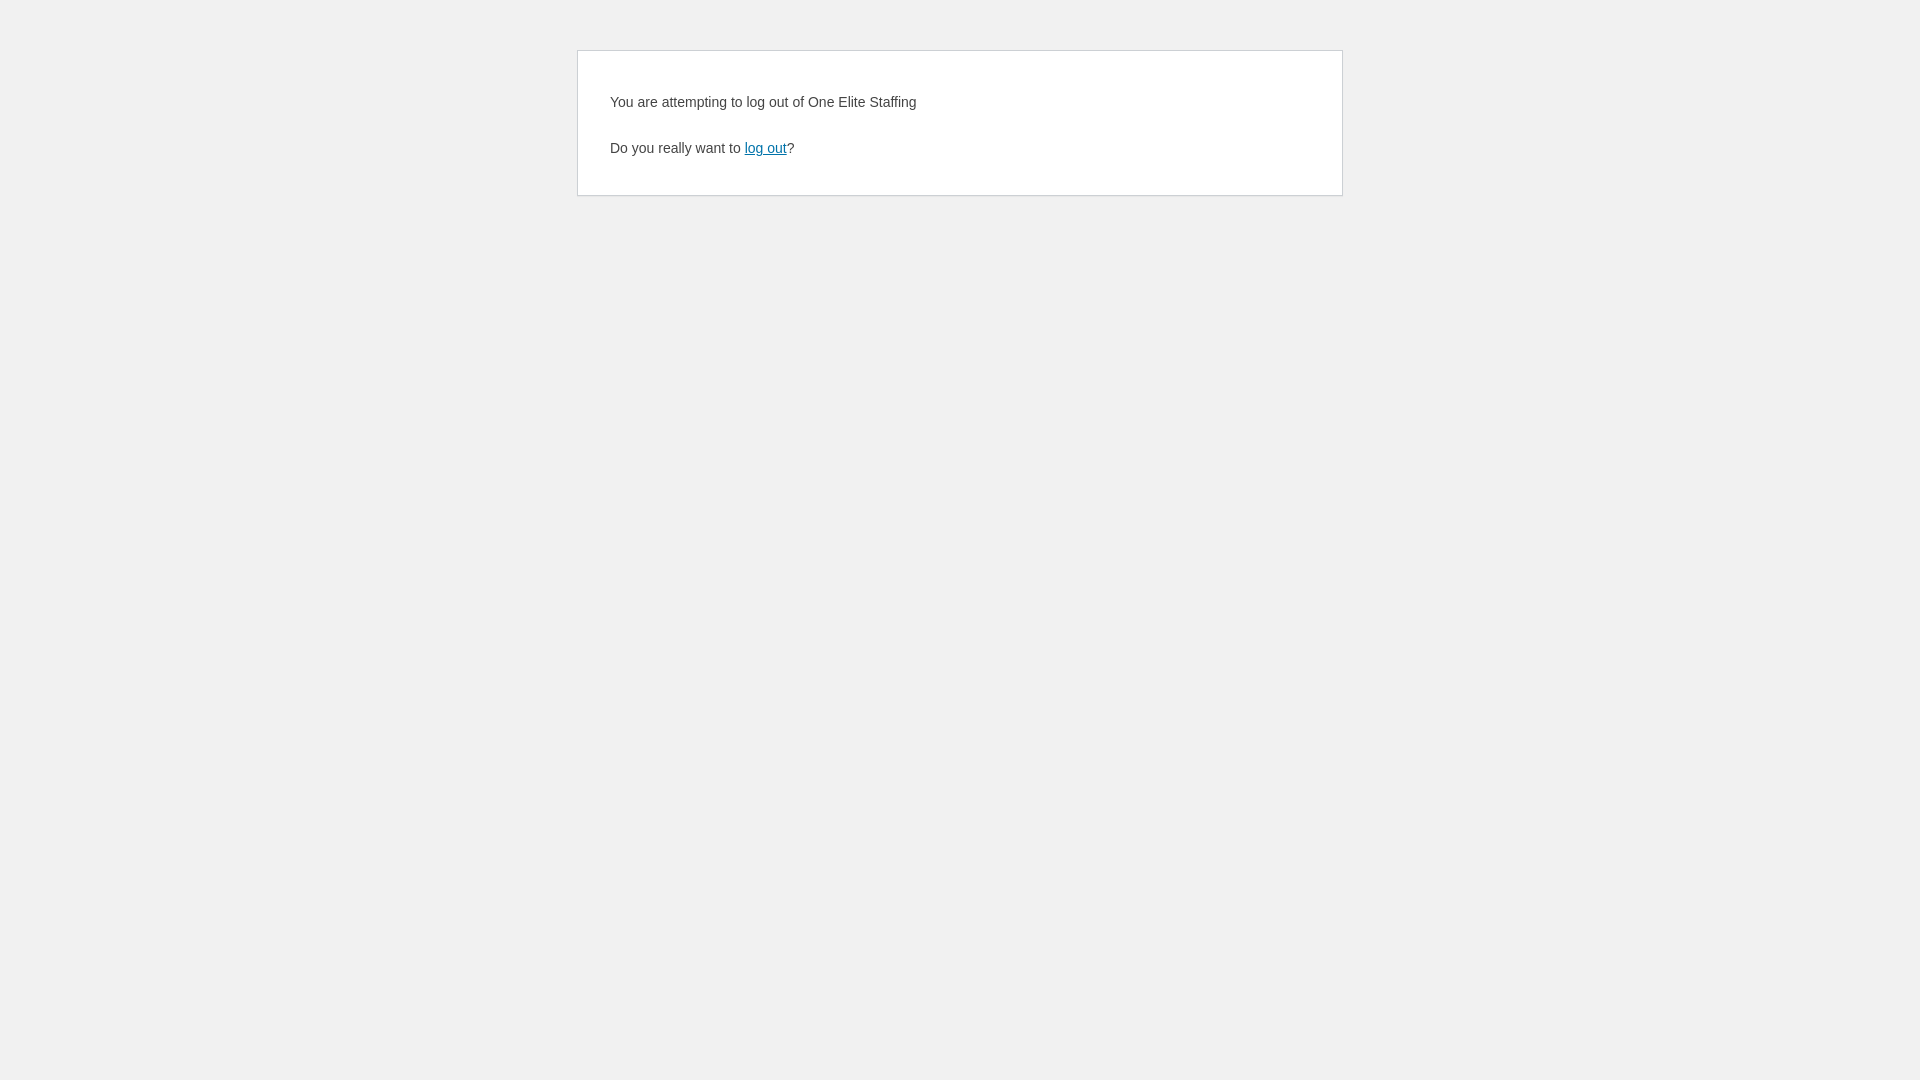  Describe the element at coordinates (765, 146) in the screenshot. I see `'log out'` at that location.